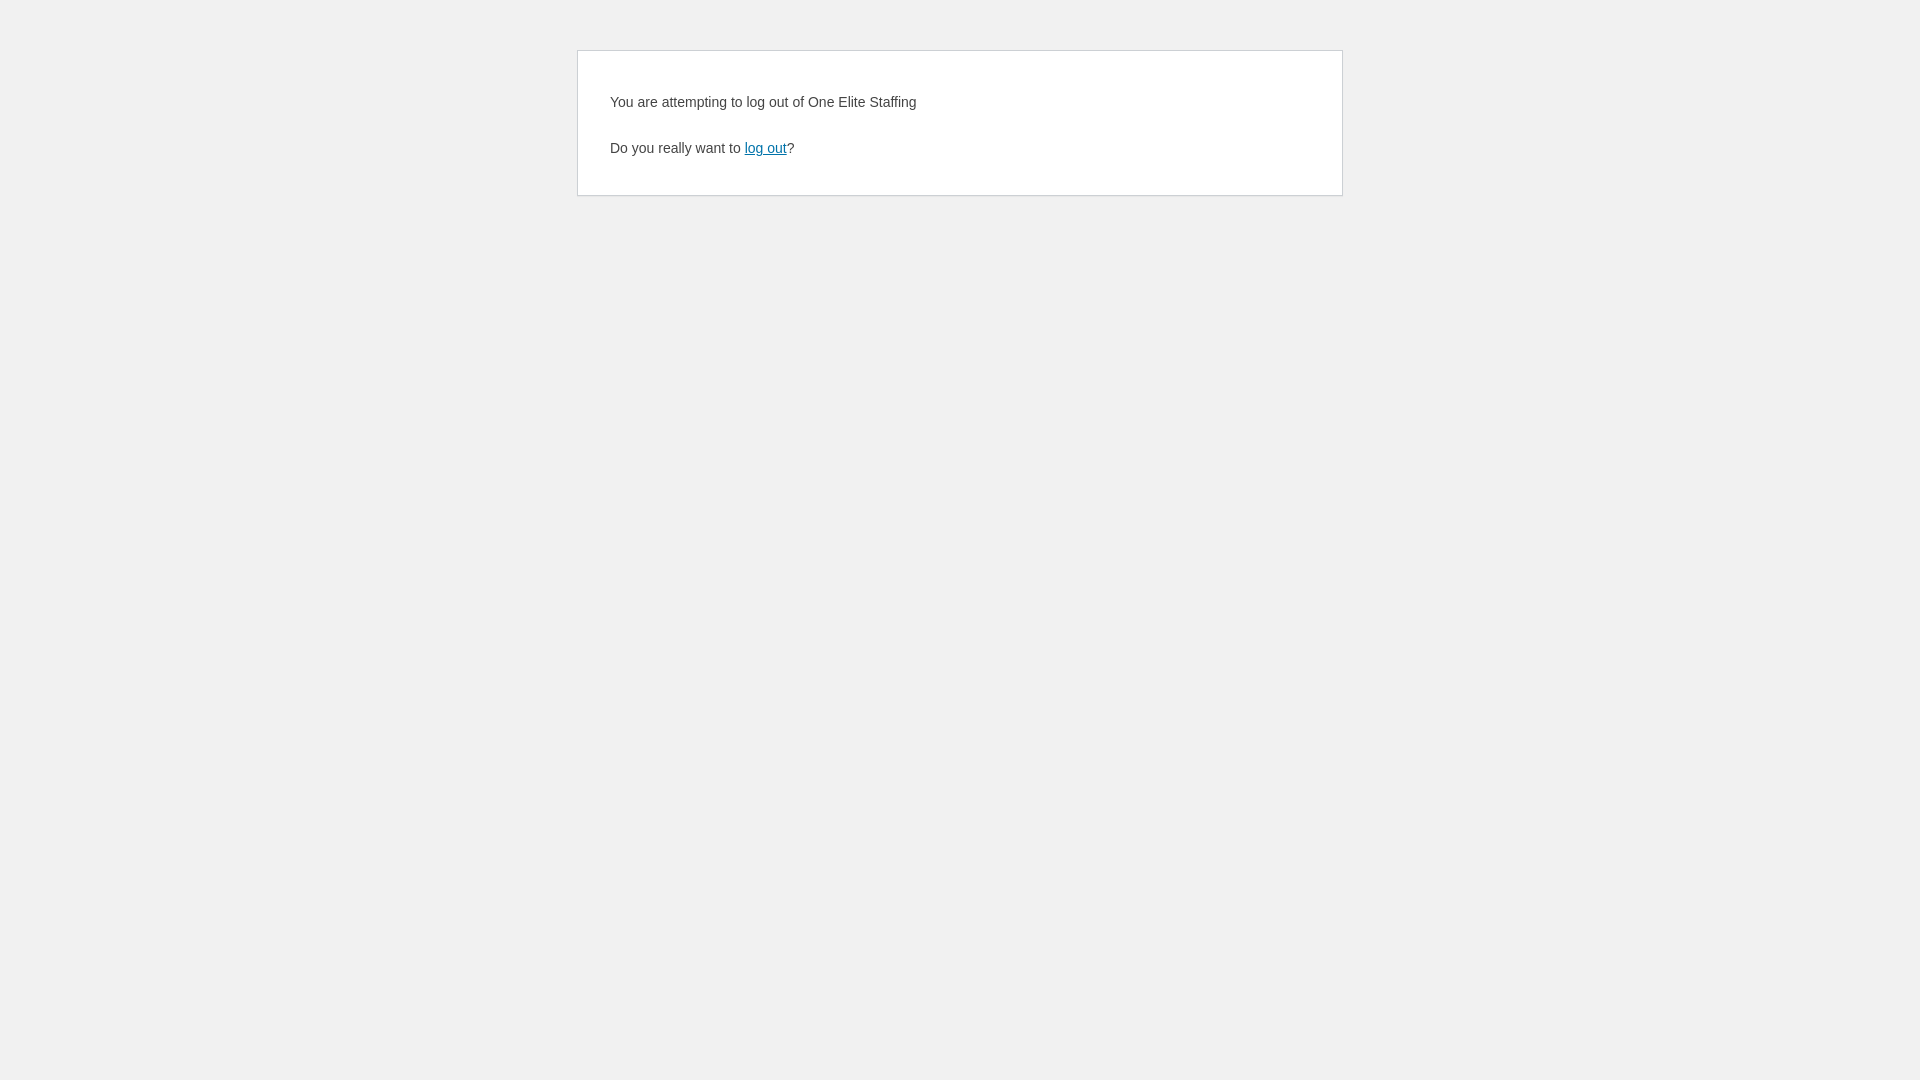  Describe the element at coordinates (765, 146) in the screenshot. I see `'log out'` at that location.